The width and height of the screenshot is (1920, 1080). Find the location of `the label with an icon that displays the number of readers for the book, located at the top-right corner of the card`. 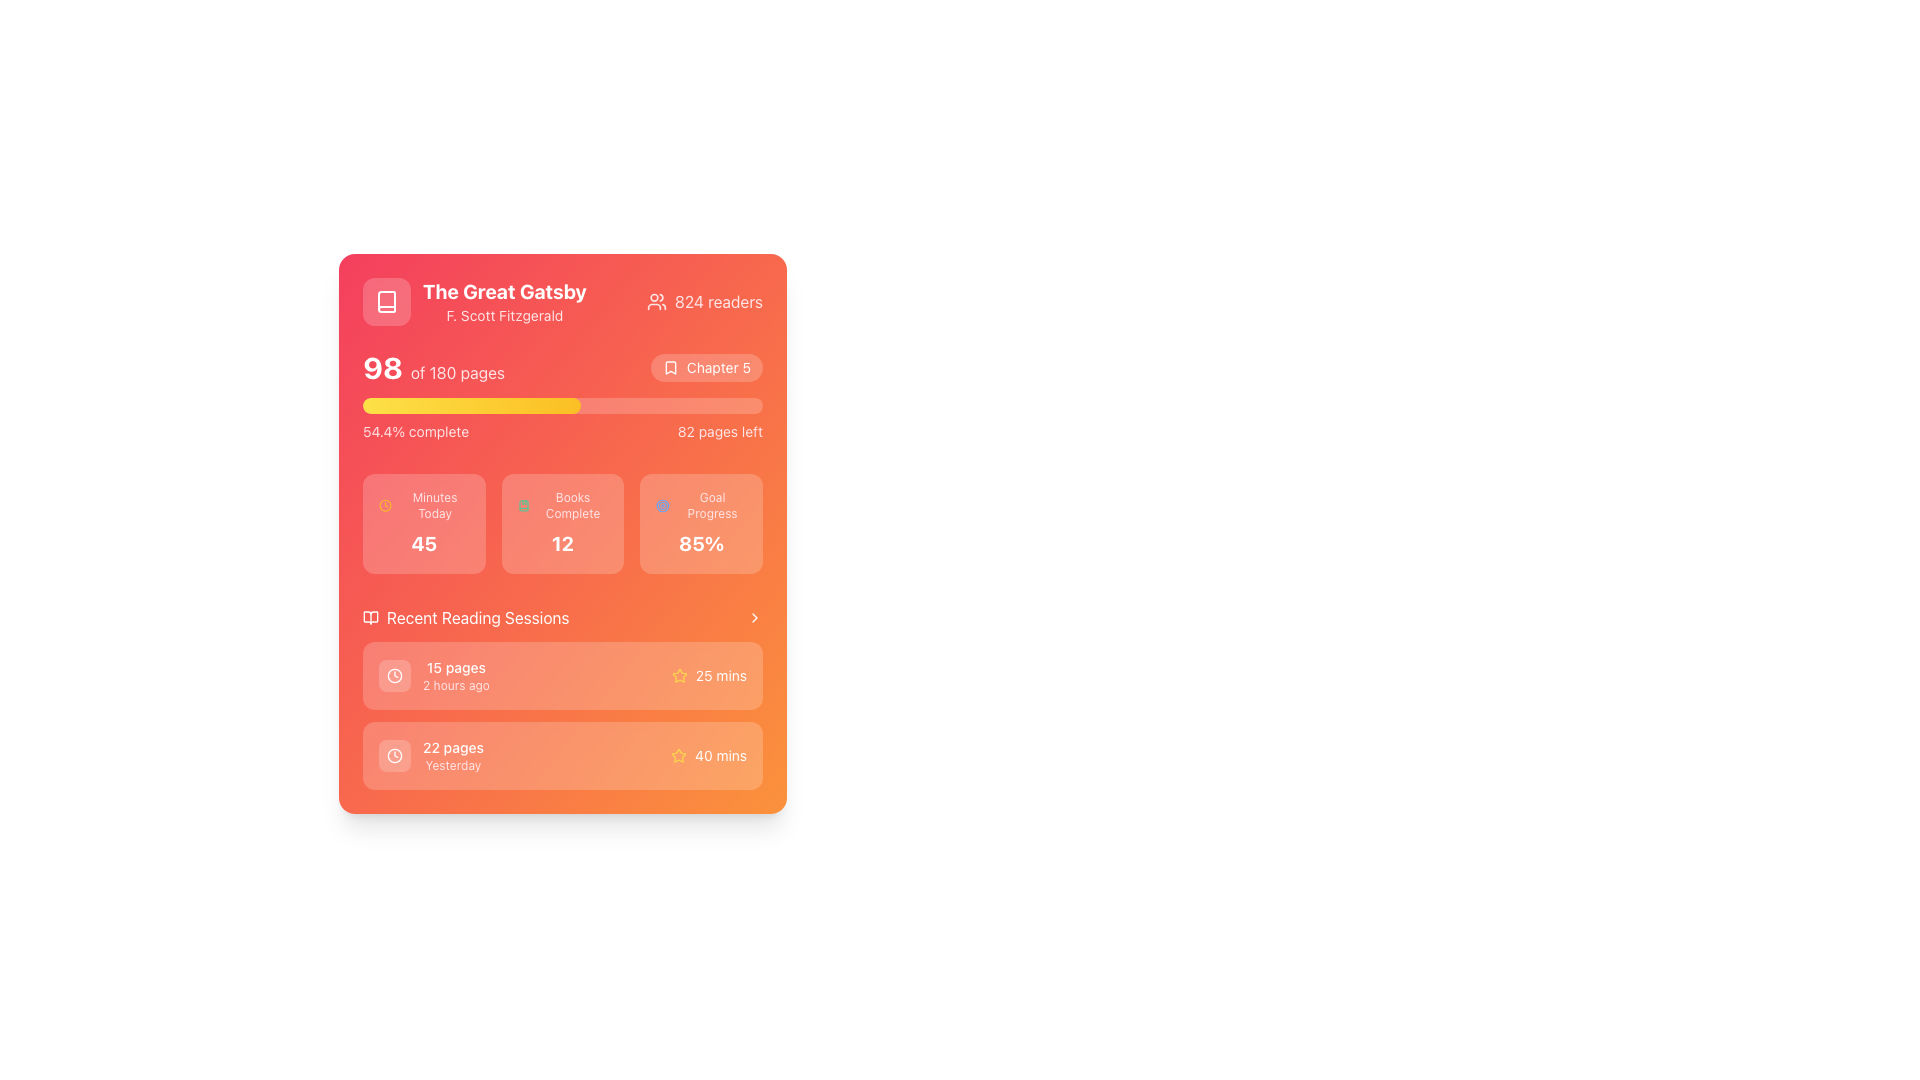

the label with an icon that displays the number of readers for the book, located at the top-right corner of the card is located at coordinates (705, 301).